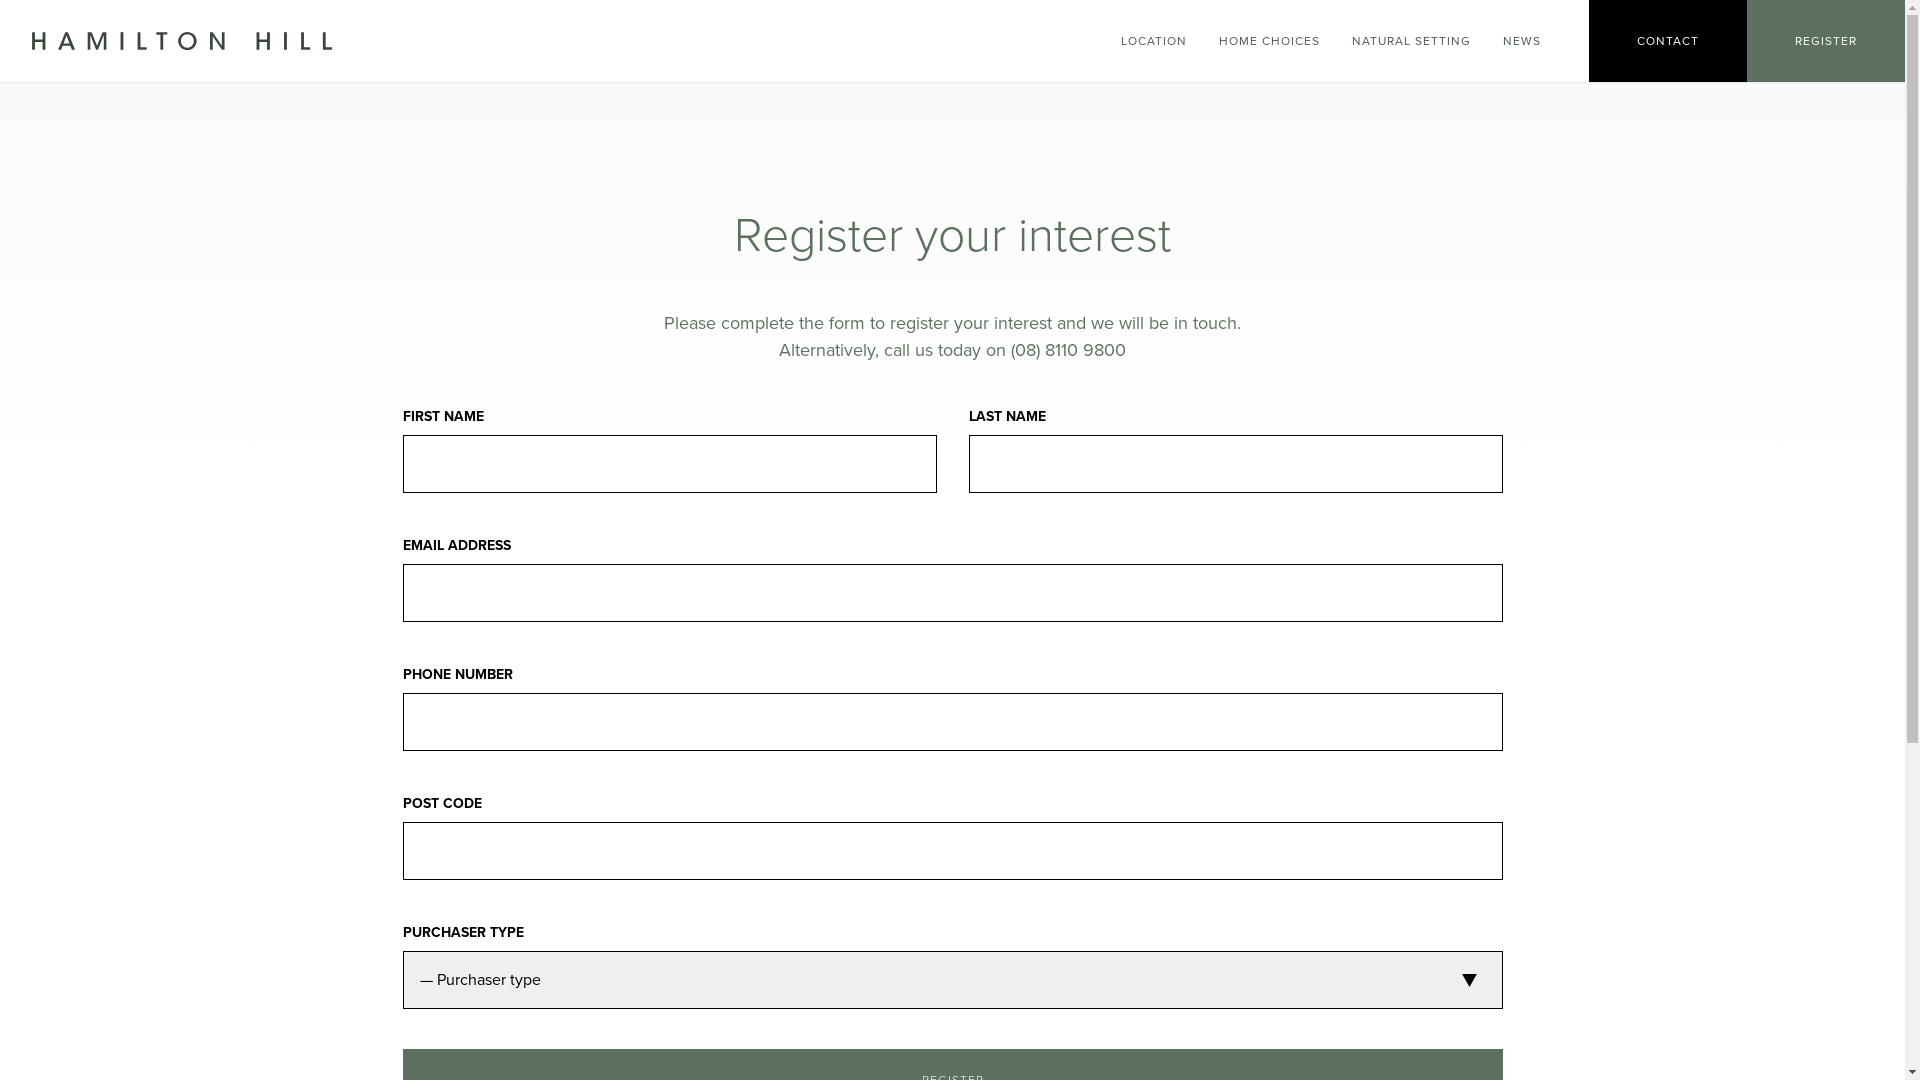 This screenshot has height=1080, width=1920. Describe the element at coordinates (173, 41) in the screenshot. I see `'Go to Hamilton Hill home page'` at that location.